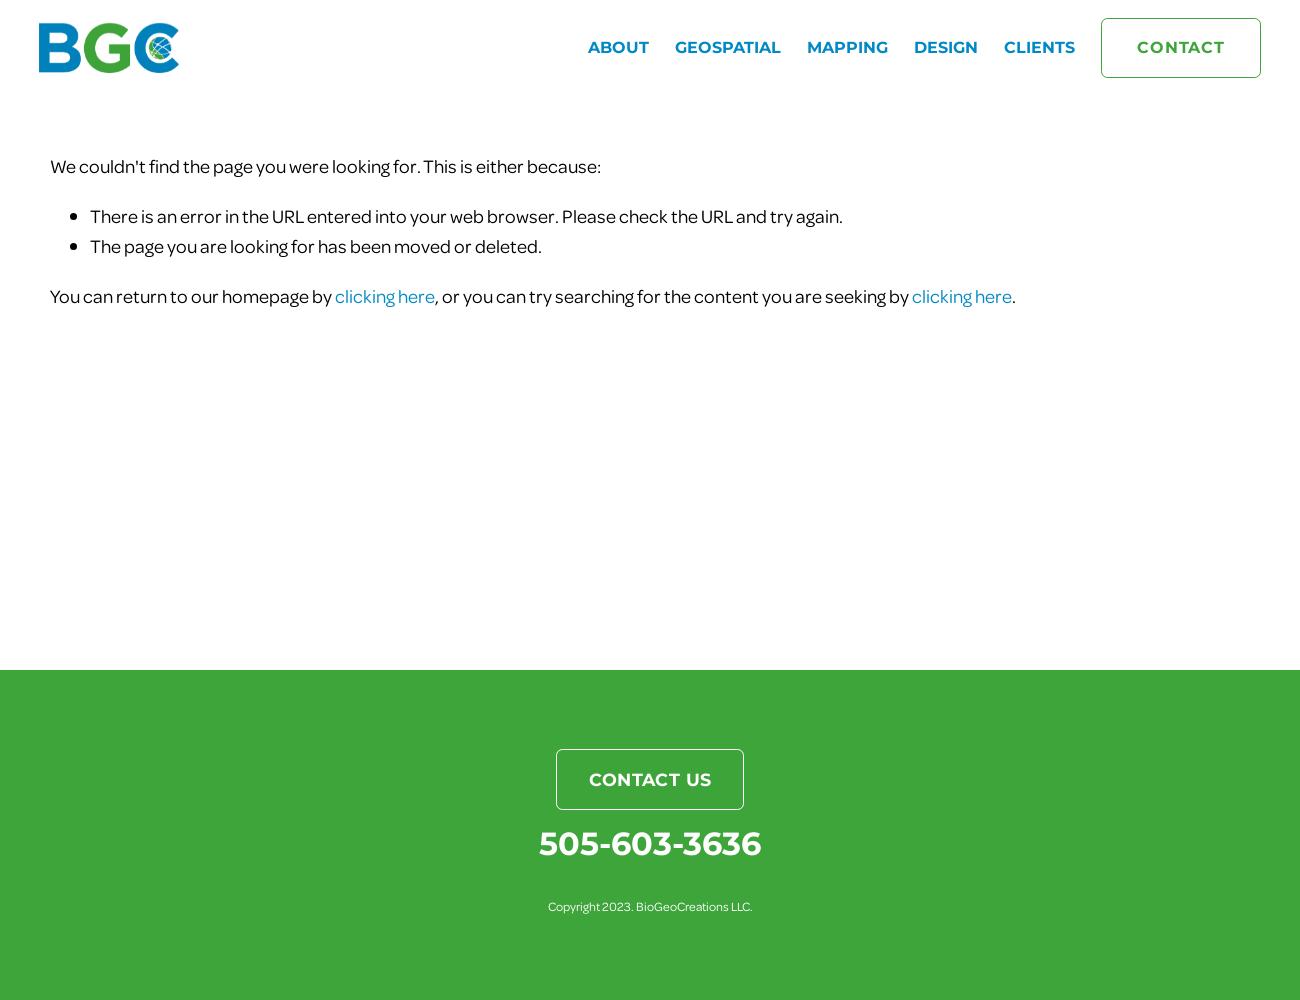  I want to click on 'Copyright 2023. BioGeoCreations LLC.', so click(649, 906).